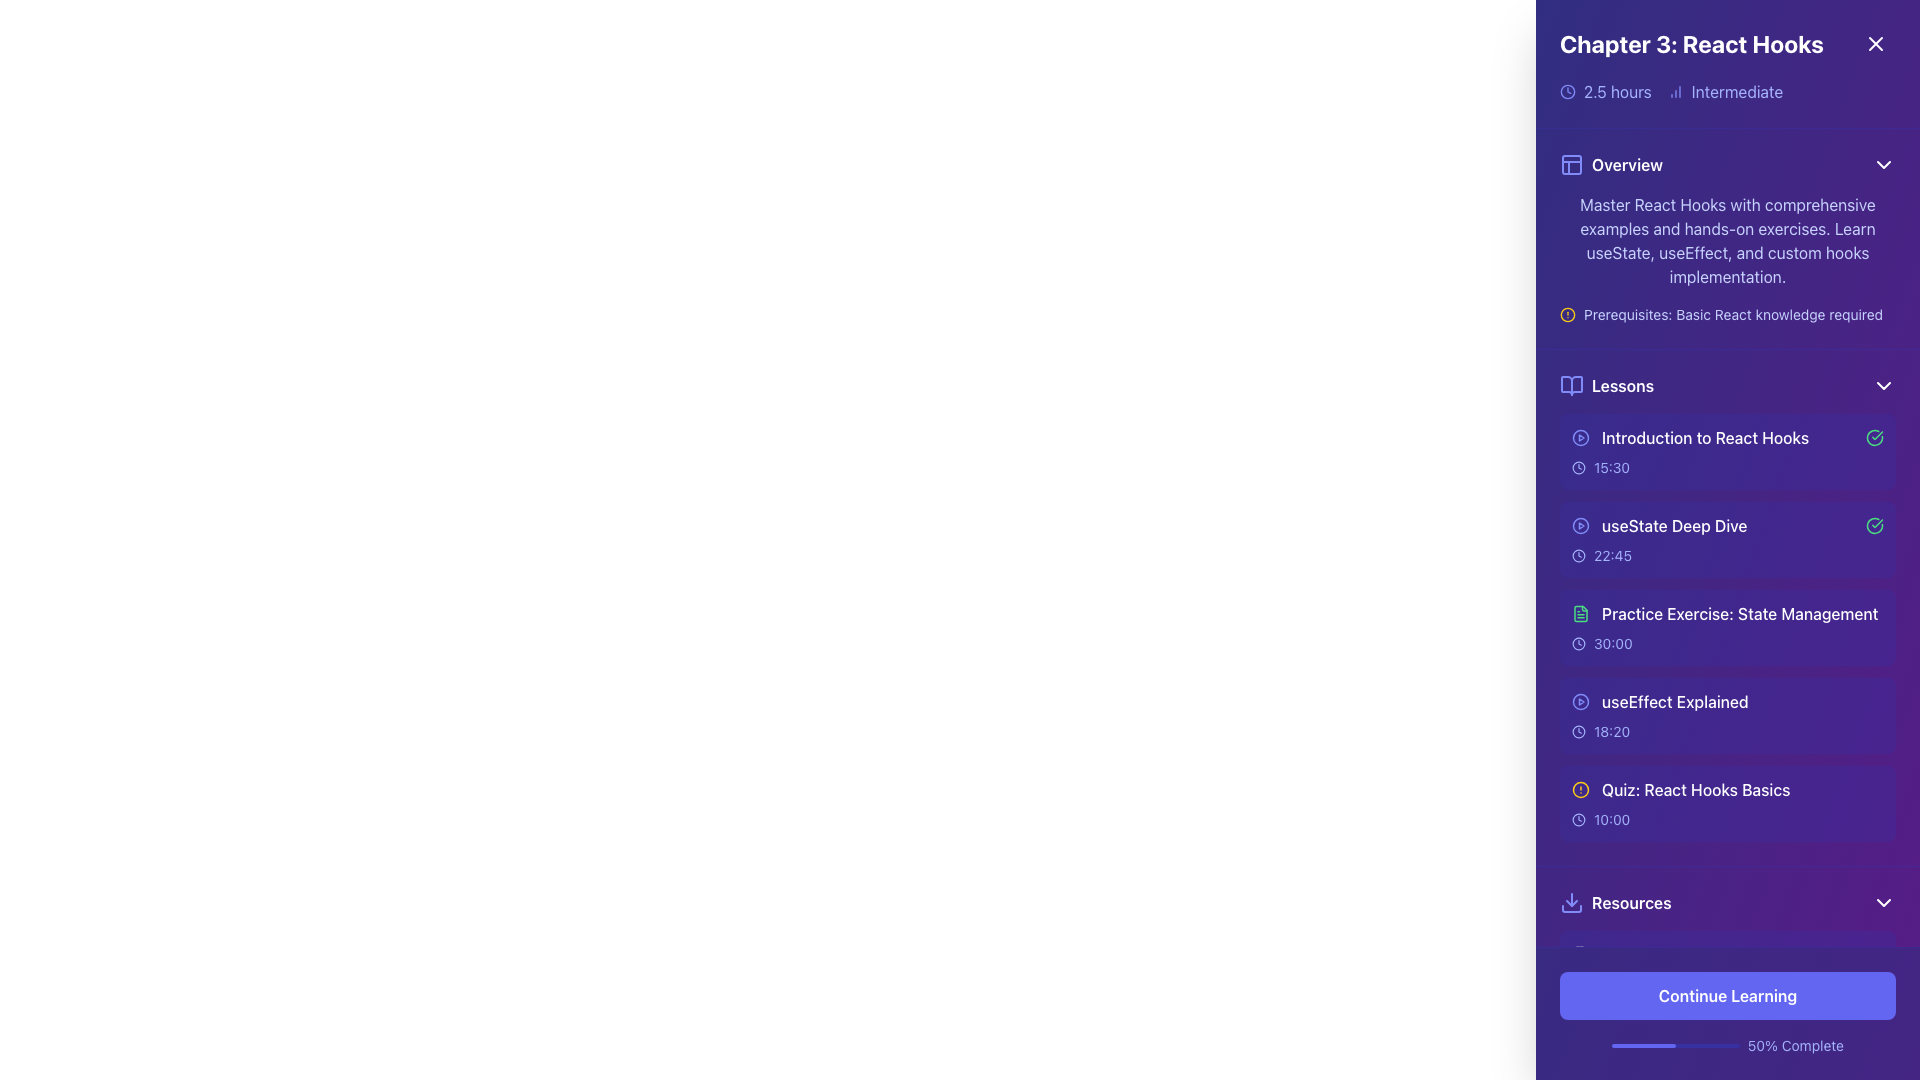 Image resolution: width=1920 pixels, height=1080 pixels. I want to click on the file/document icon located in the upper-left corner of the 'Exercise Files' section, immediately, so click(1579, 1014).